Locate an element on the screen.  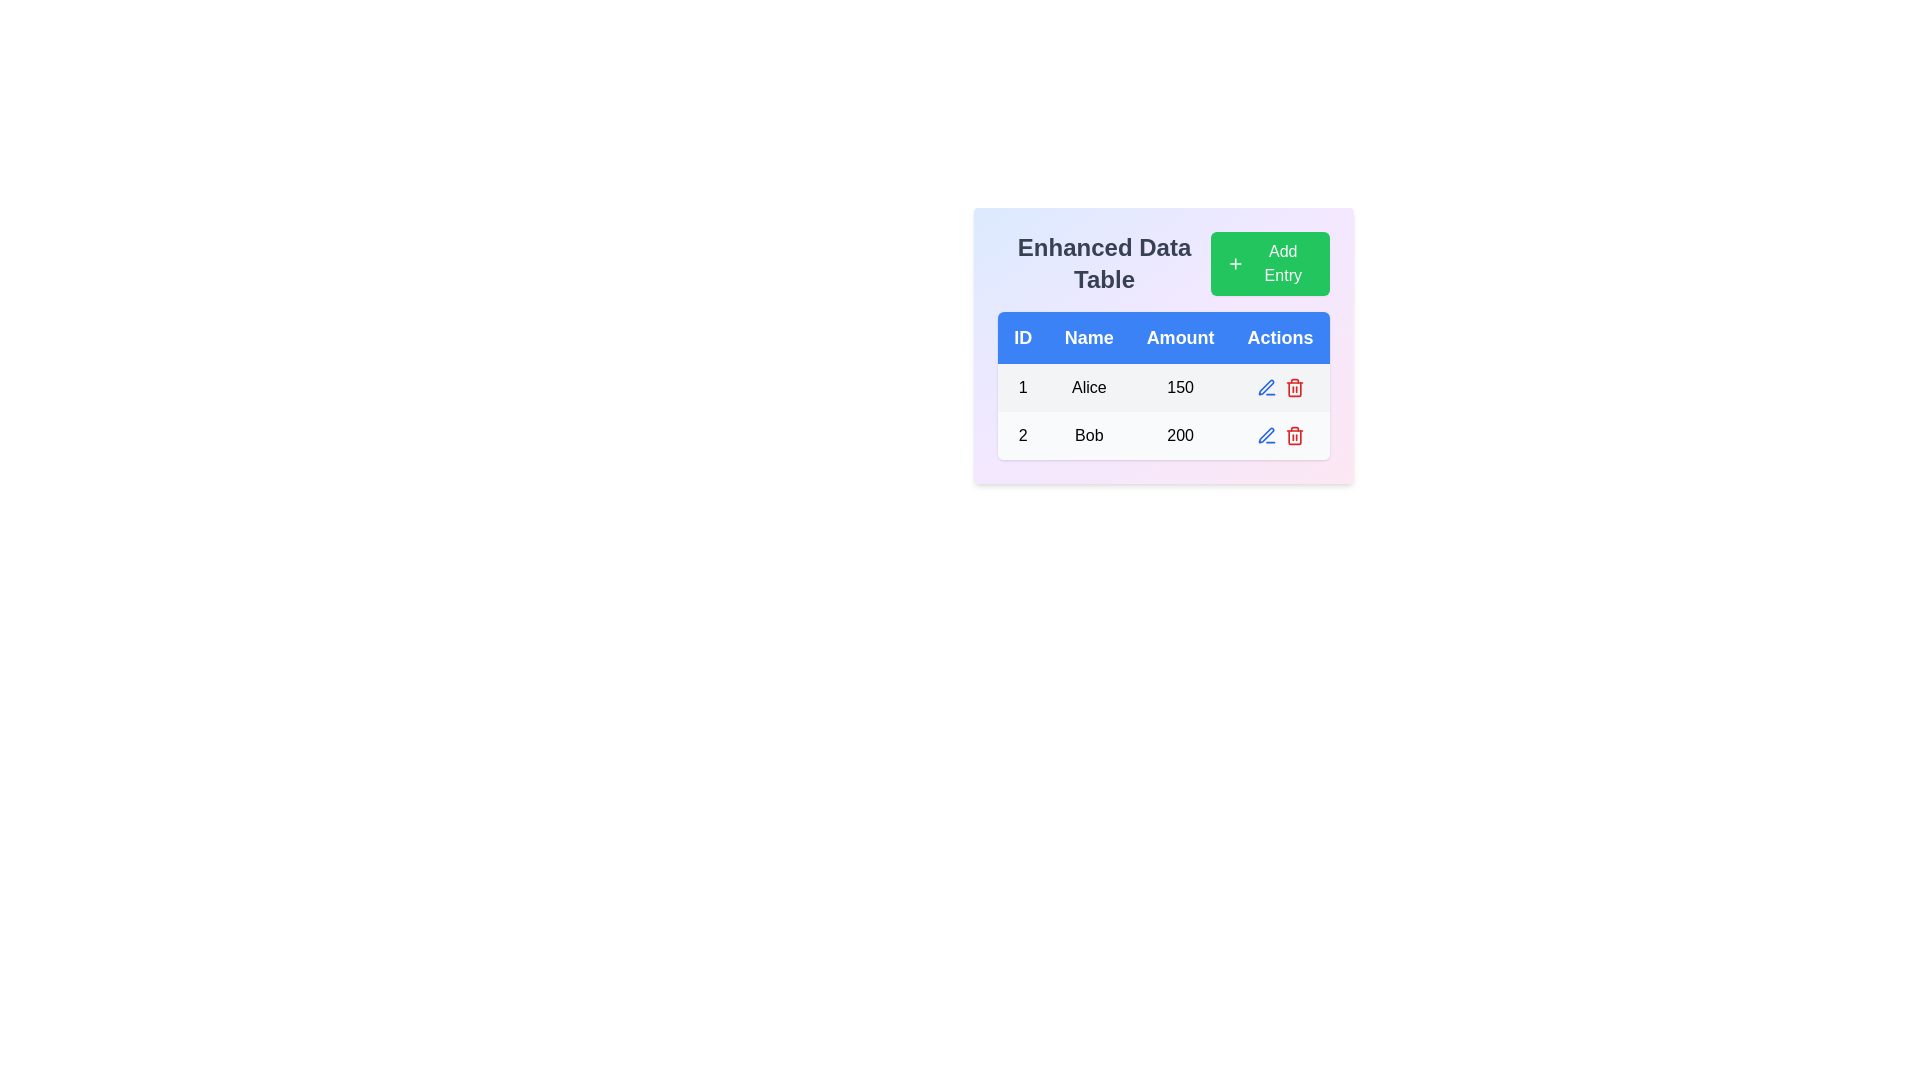
column titles from the table header row that labels the columns as 'ID', 'Name', 'Amount', and 'Actions'. This header is located directly beneath the 'Enhanced Data Table' title and the 'Add Entry' button is located at coordinates (1163, 337).